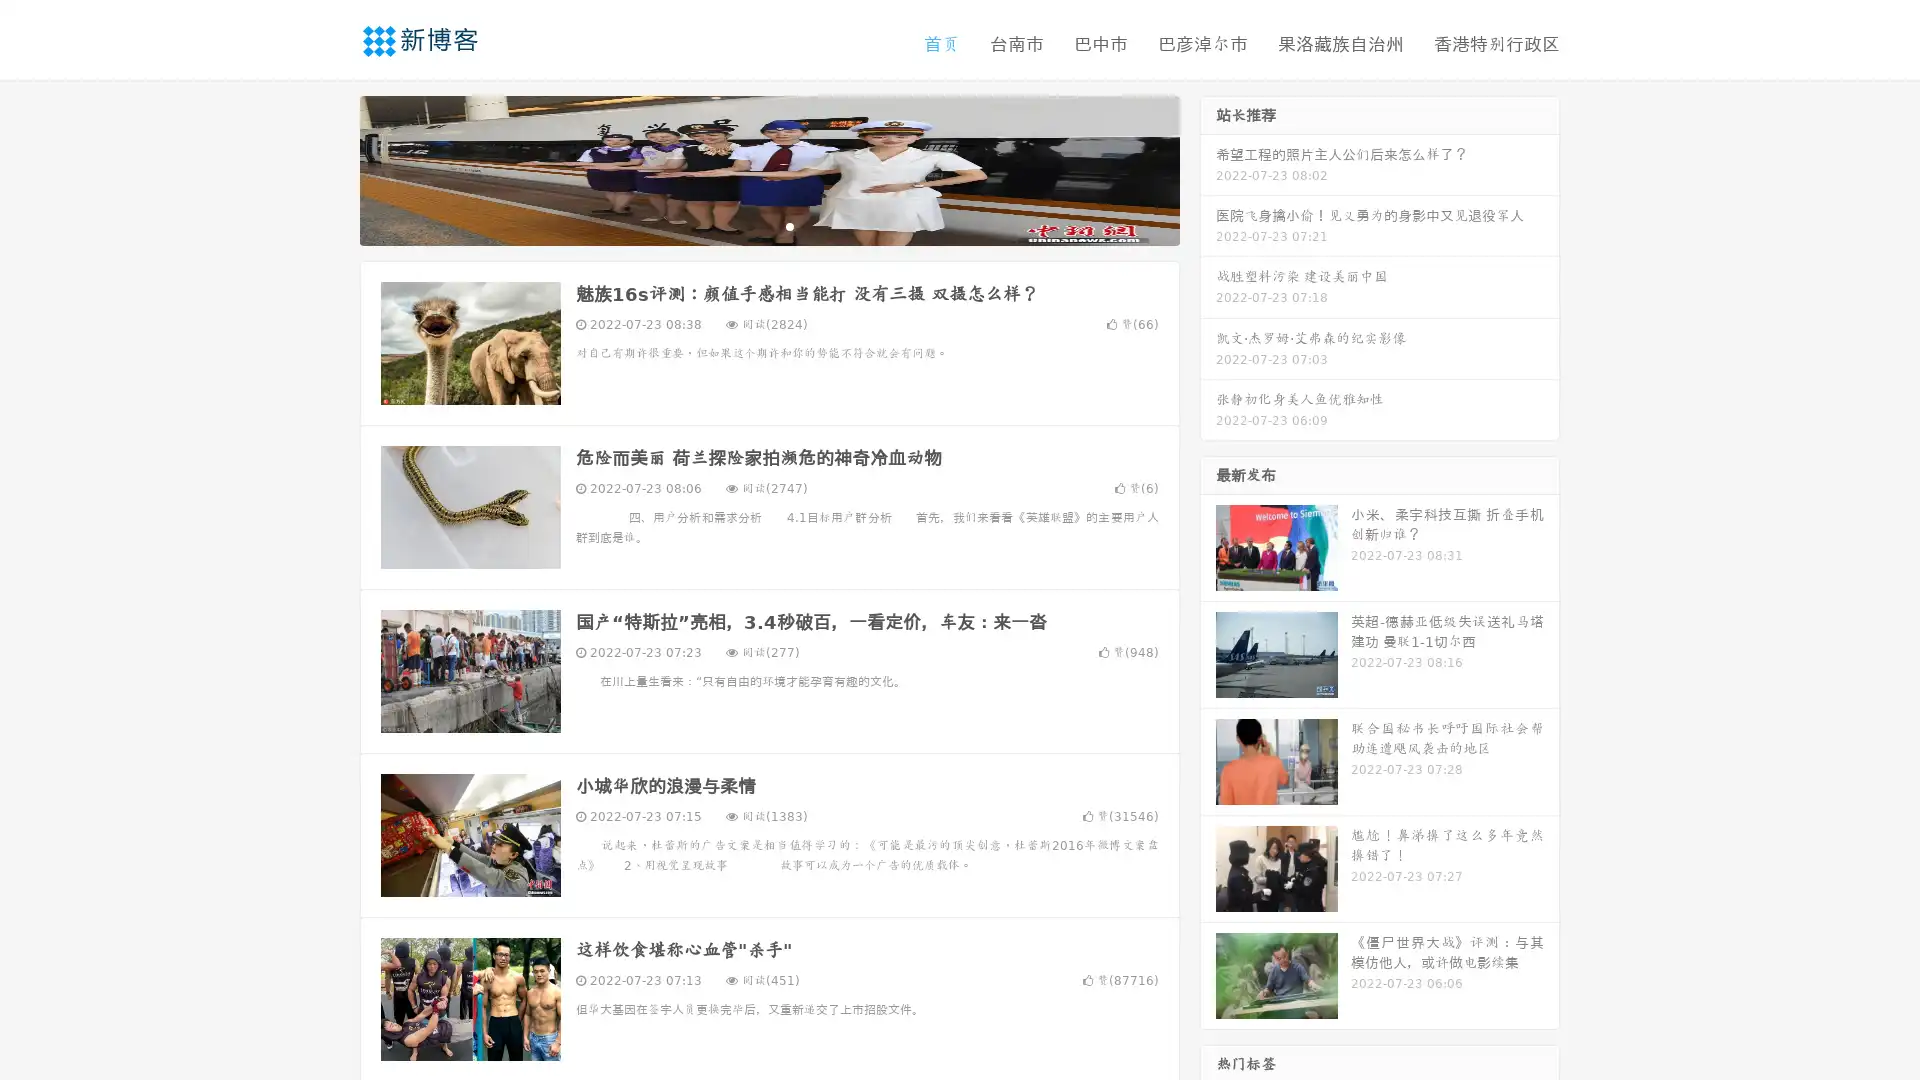 The height and width of the screenshot is (1080, 1920). Describe the element at coordinates (1208, 168) in the screenshot. I see `Next slide` at that location.